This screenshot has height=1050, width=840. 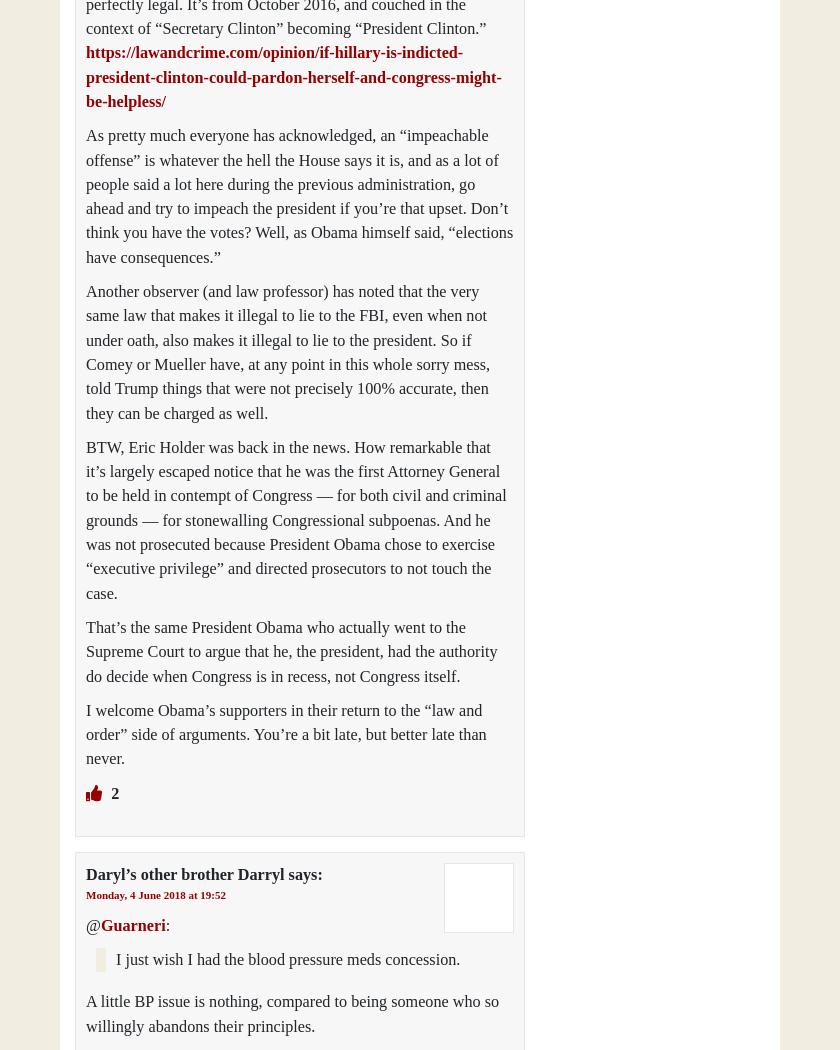 I want to click on '2', so click(x=113, y=791).